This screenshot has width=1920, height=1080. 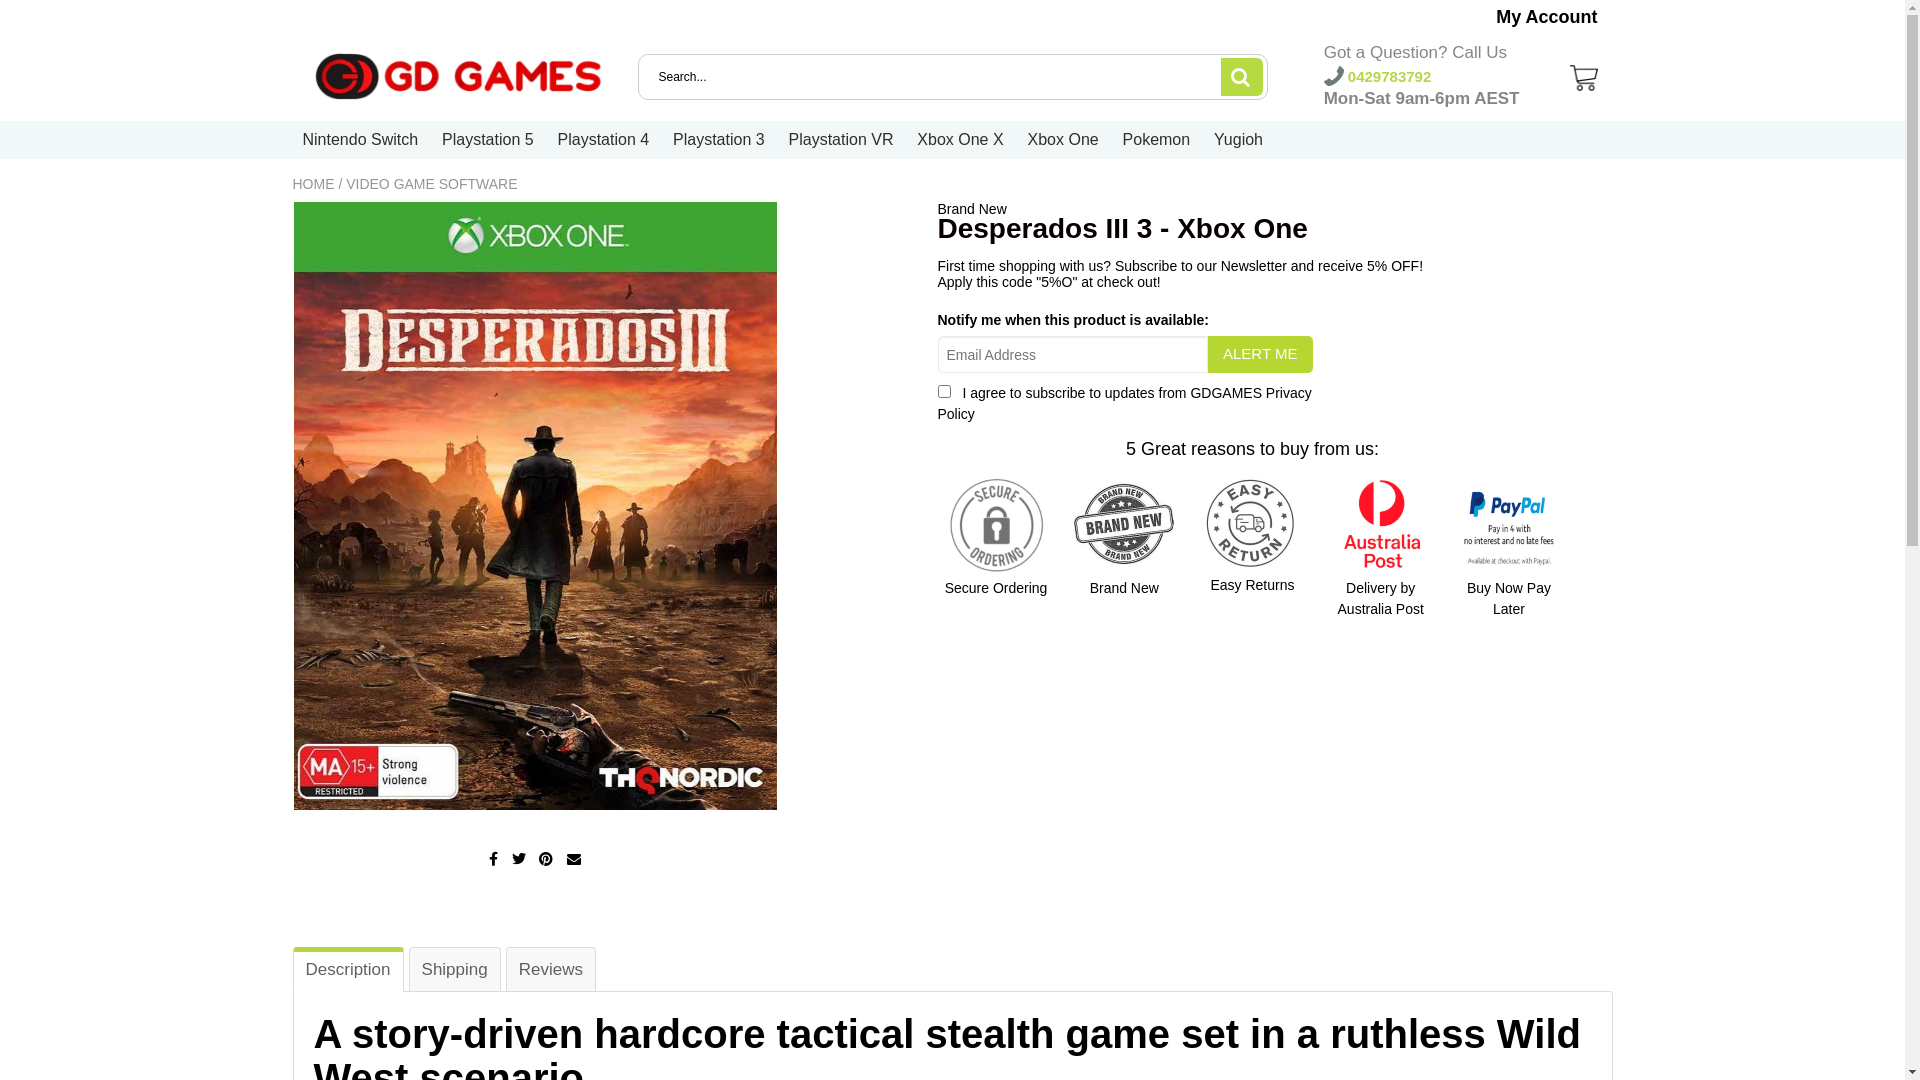 I want to click on 'My Account', so click(x=1545, y=16).